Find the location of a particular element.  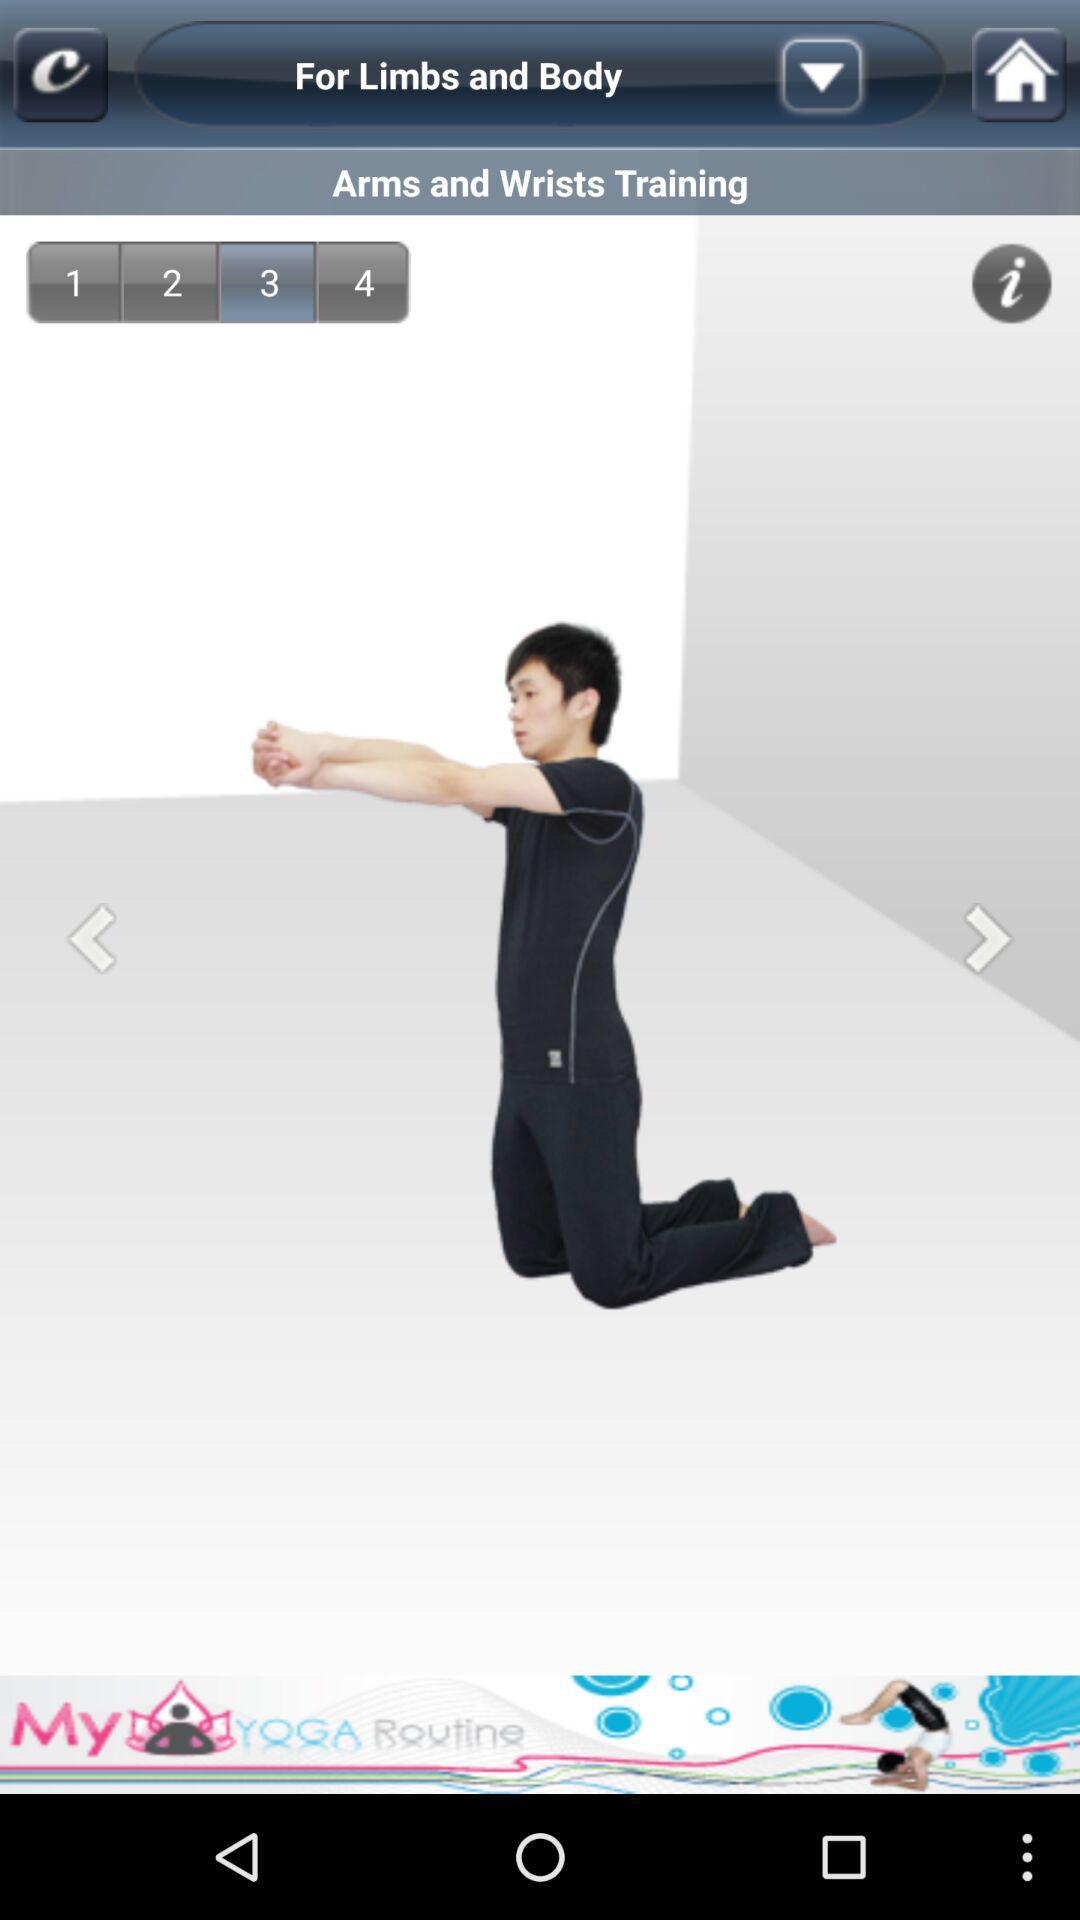

the icon below arms and wrists icon is located at coordinates (171, 281).